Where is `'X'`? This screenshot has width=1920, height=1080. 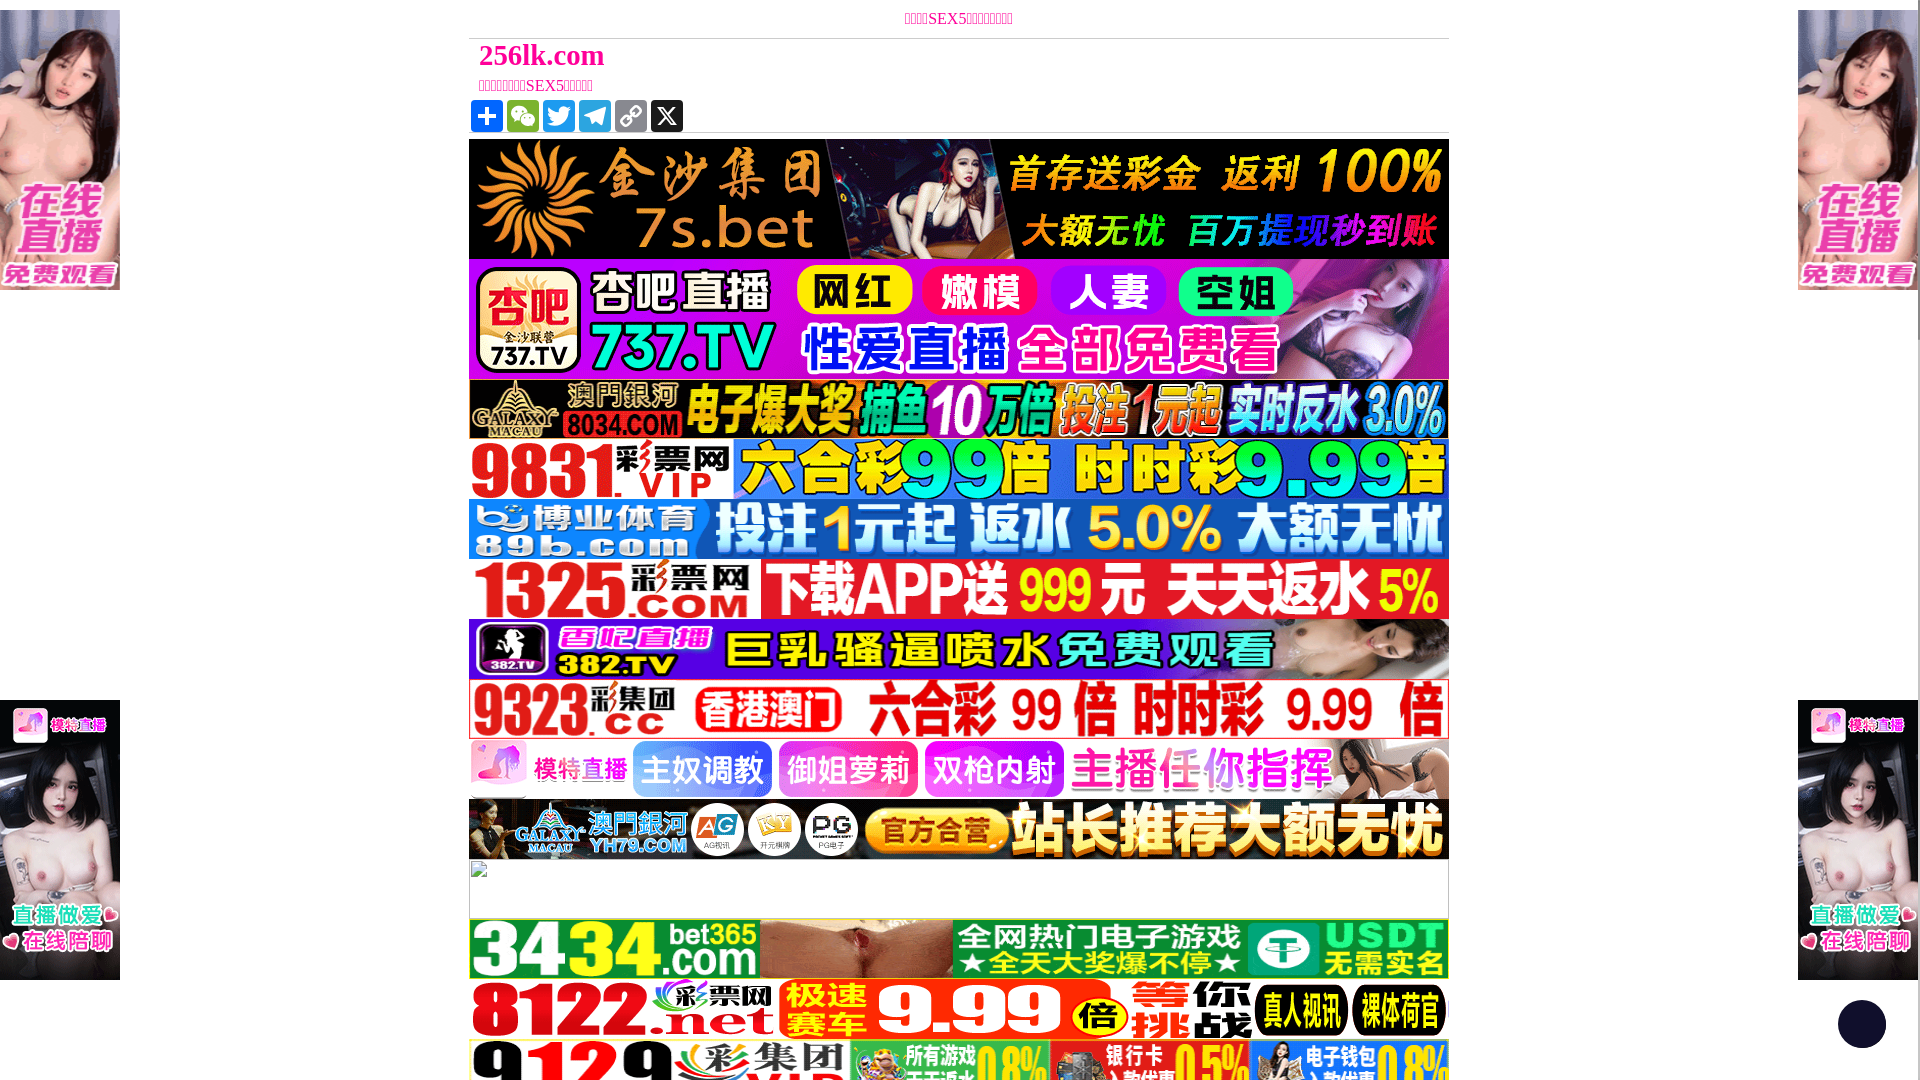
'X' is located at coordinates (667, 115).